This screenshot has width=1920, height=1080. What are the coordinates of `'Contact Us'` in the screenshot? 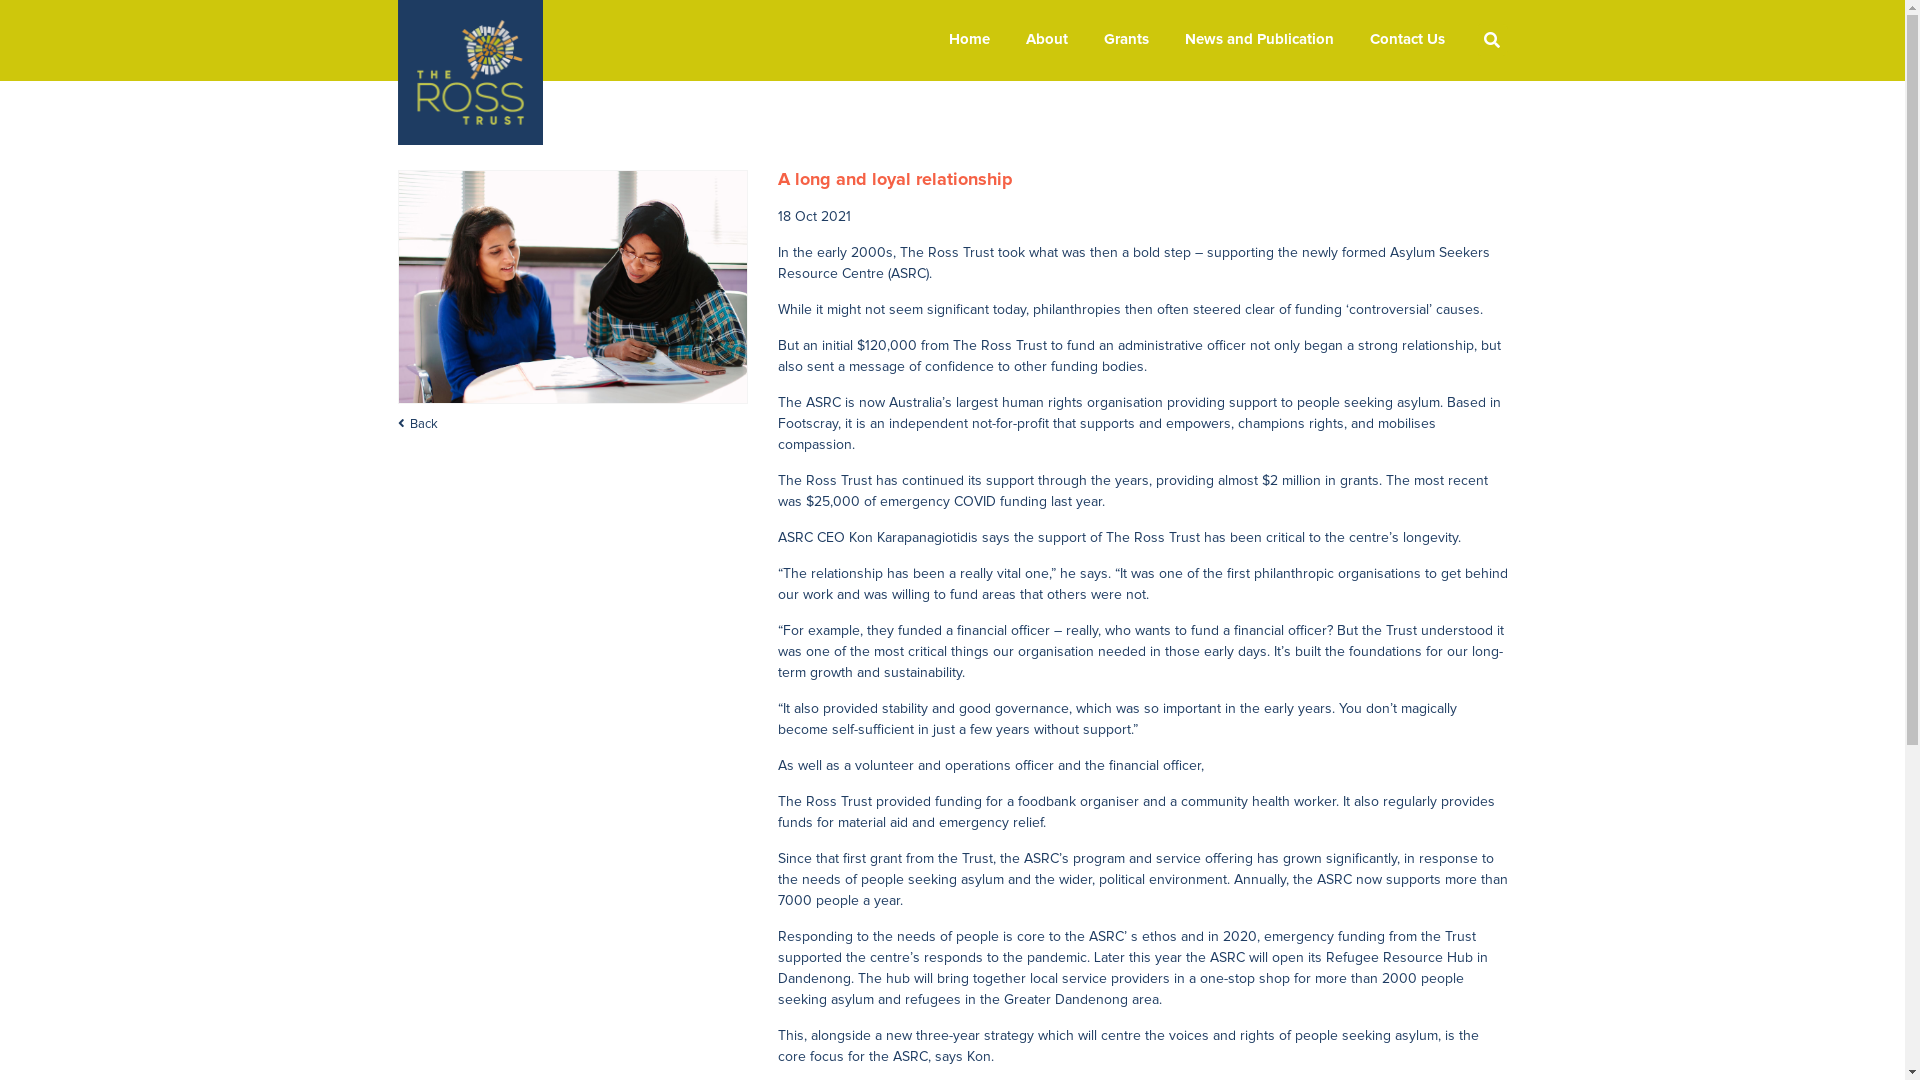 It's located at (1352, 40).